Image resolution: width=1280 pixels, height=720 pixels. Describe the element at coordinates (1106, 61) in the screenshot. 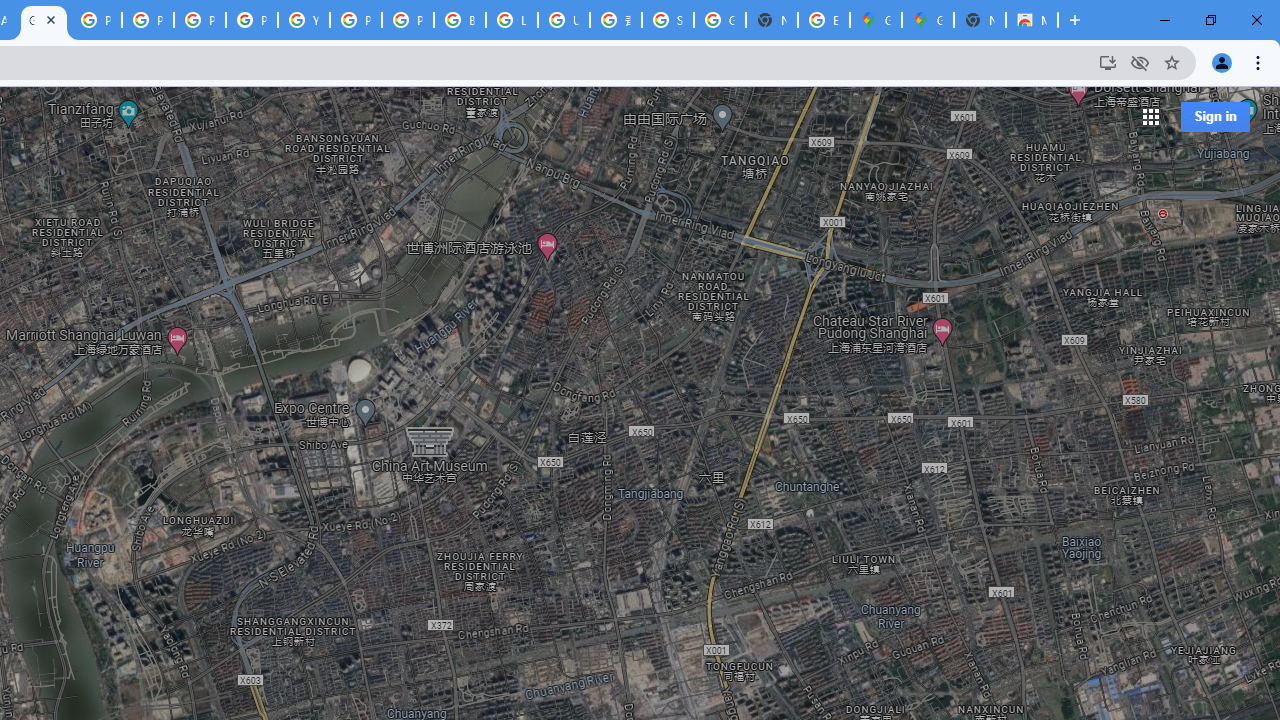

I see `'Install Google Maps'` at that location.